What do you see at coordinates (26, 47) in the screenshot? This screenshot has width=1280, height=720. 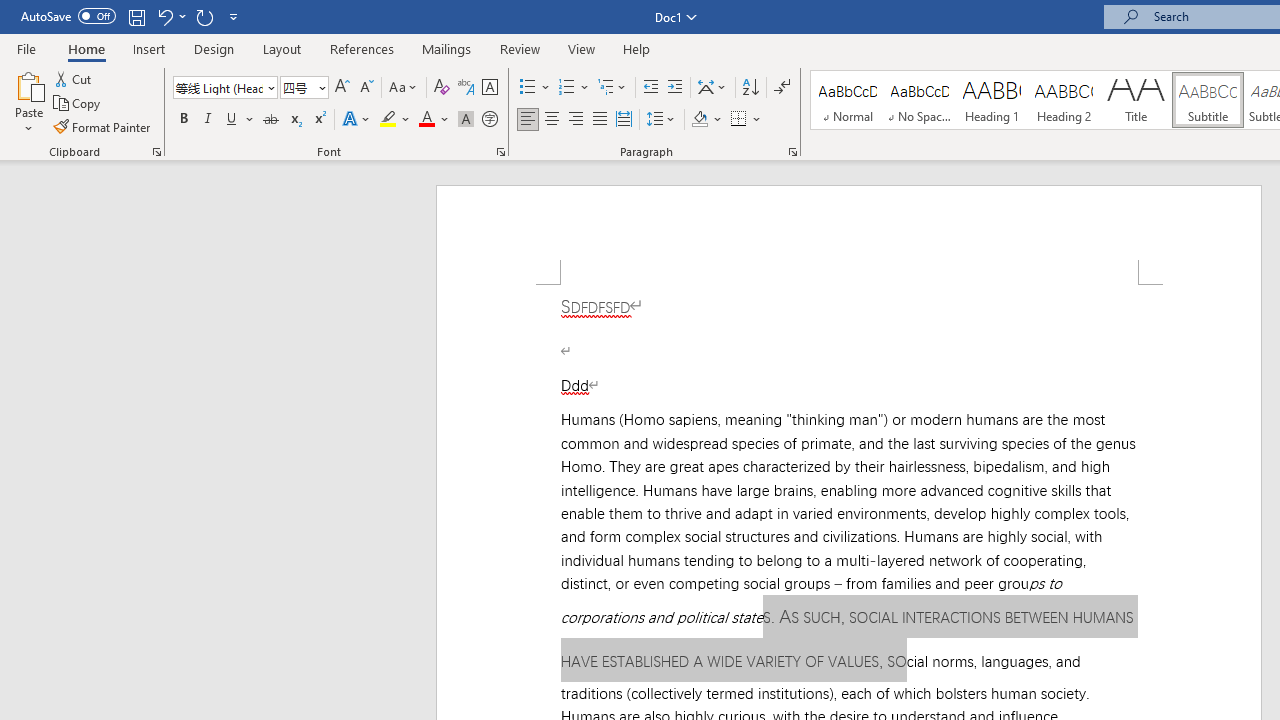 I see `'File Tab'` at bounding box center [26, 47].